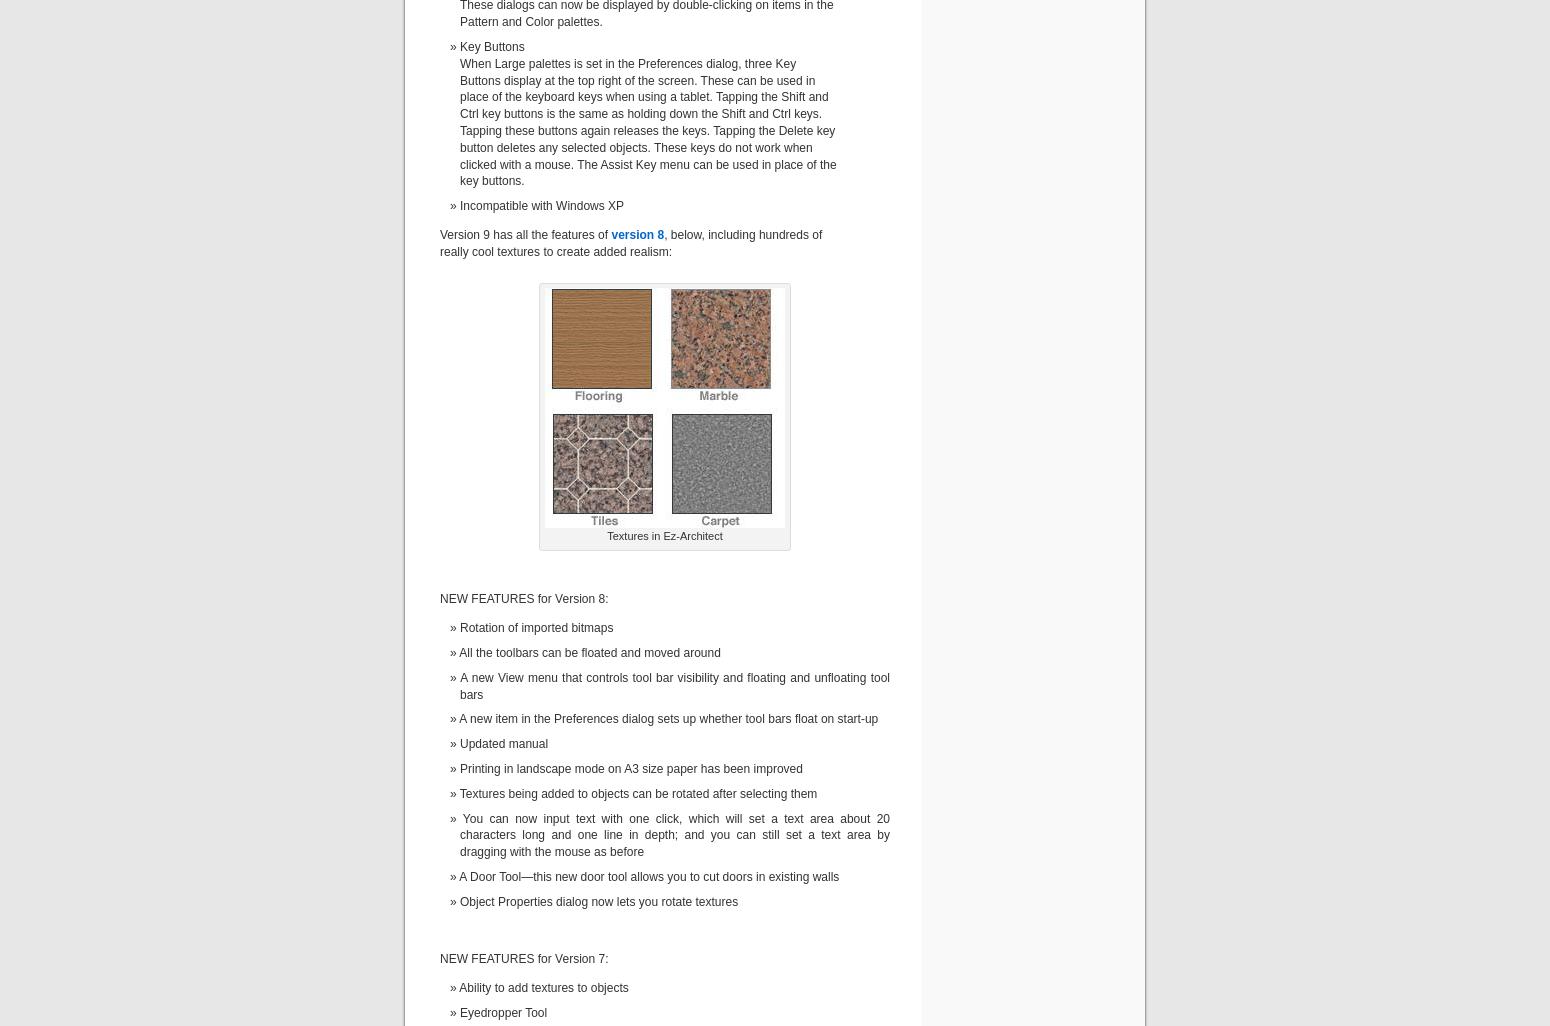  I want to click on 'Key Buttons', so click(460, 46).